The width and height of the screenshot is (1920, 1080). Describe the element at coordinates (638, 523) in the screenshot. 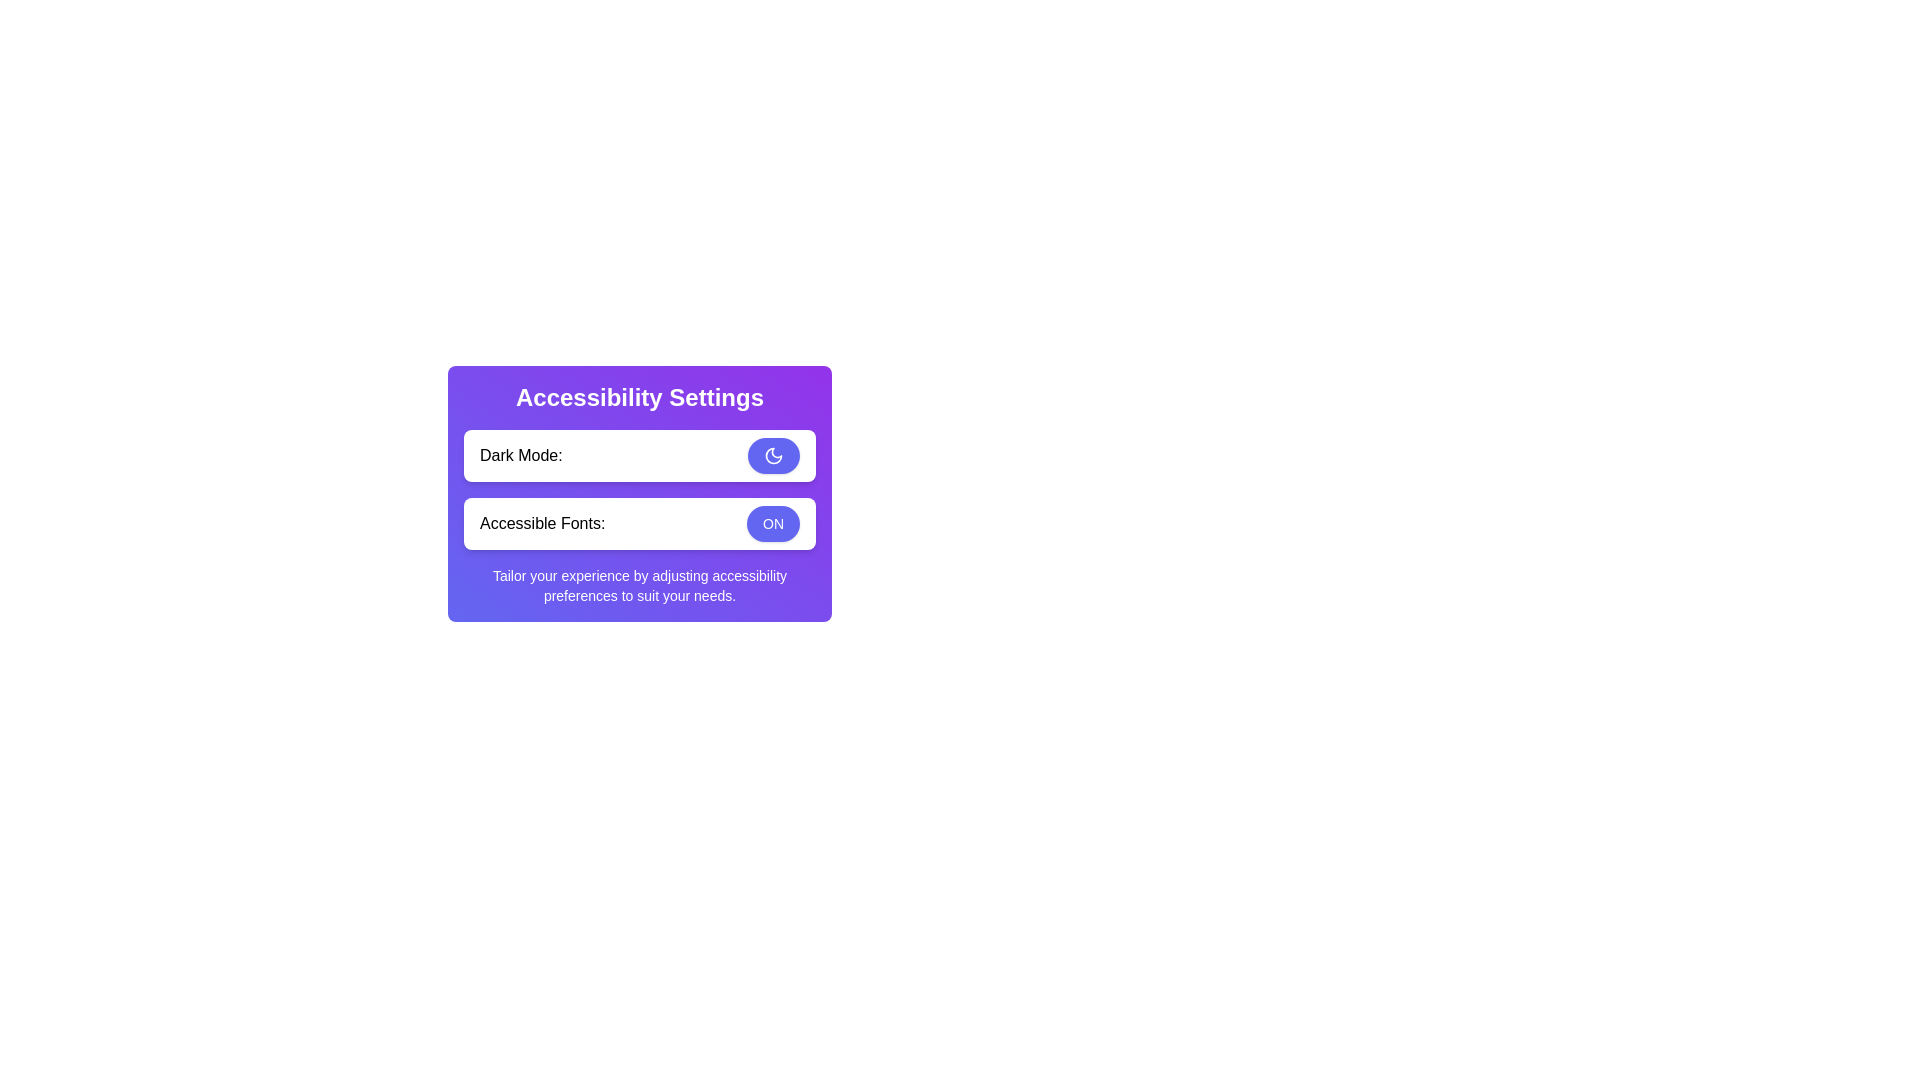

I see `the 'Accessible Fonts' toggle control element within the Accessibility Settings card` at that location.